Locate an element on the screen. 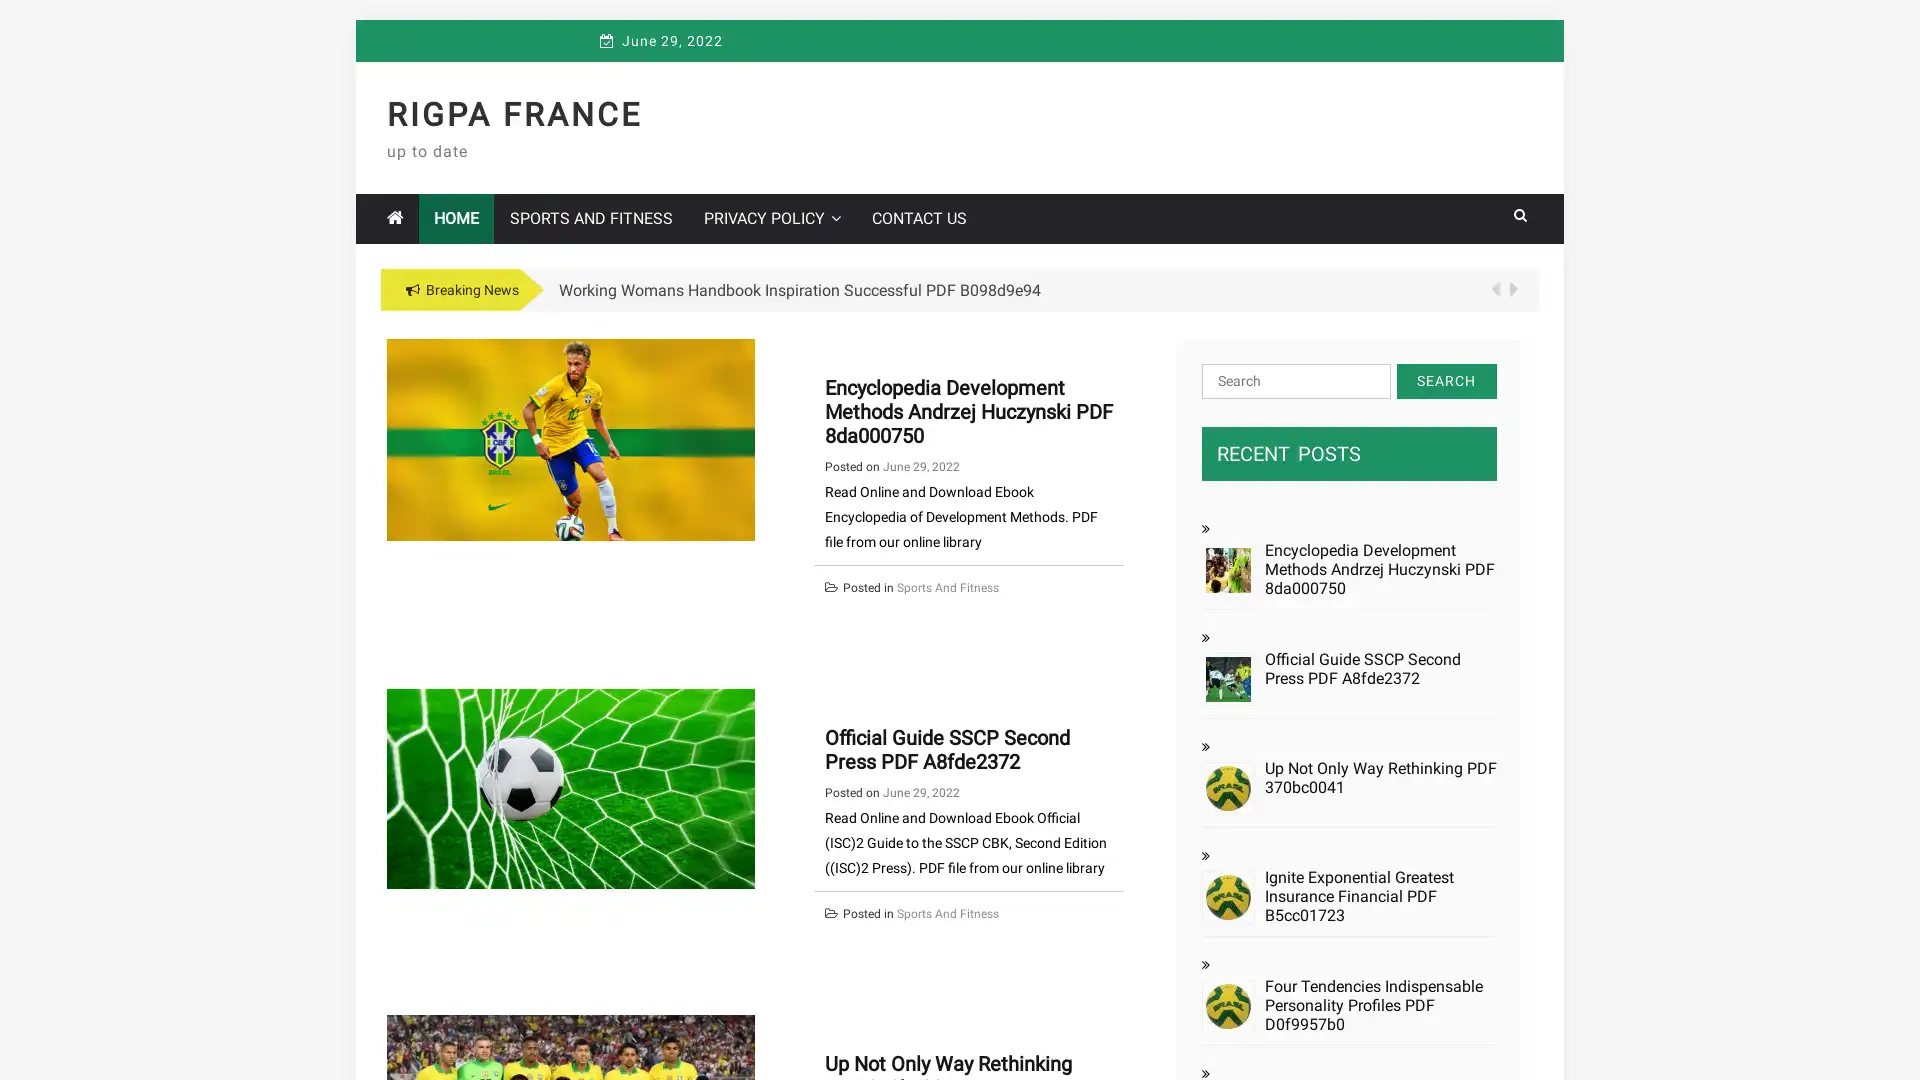  Search is located at coordinates (1445, 380).